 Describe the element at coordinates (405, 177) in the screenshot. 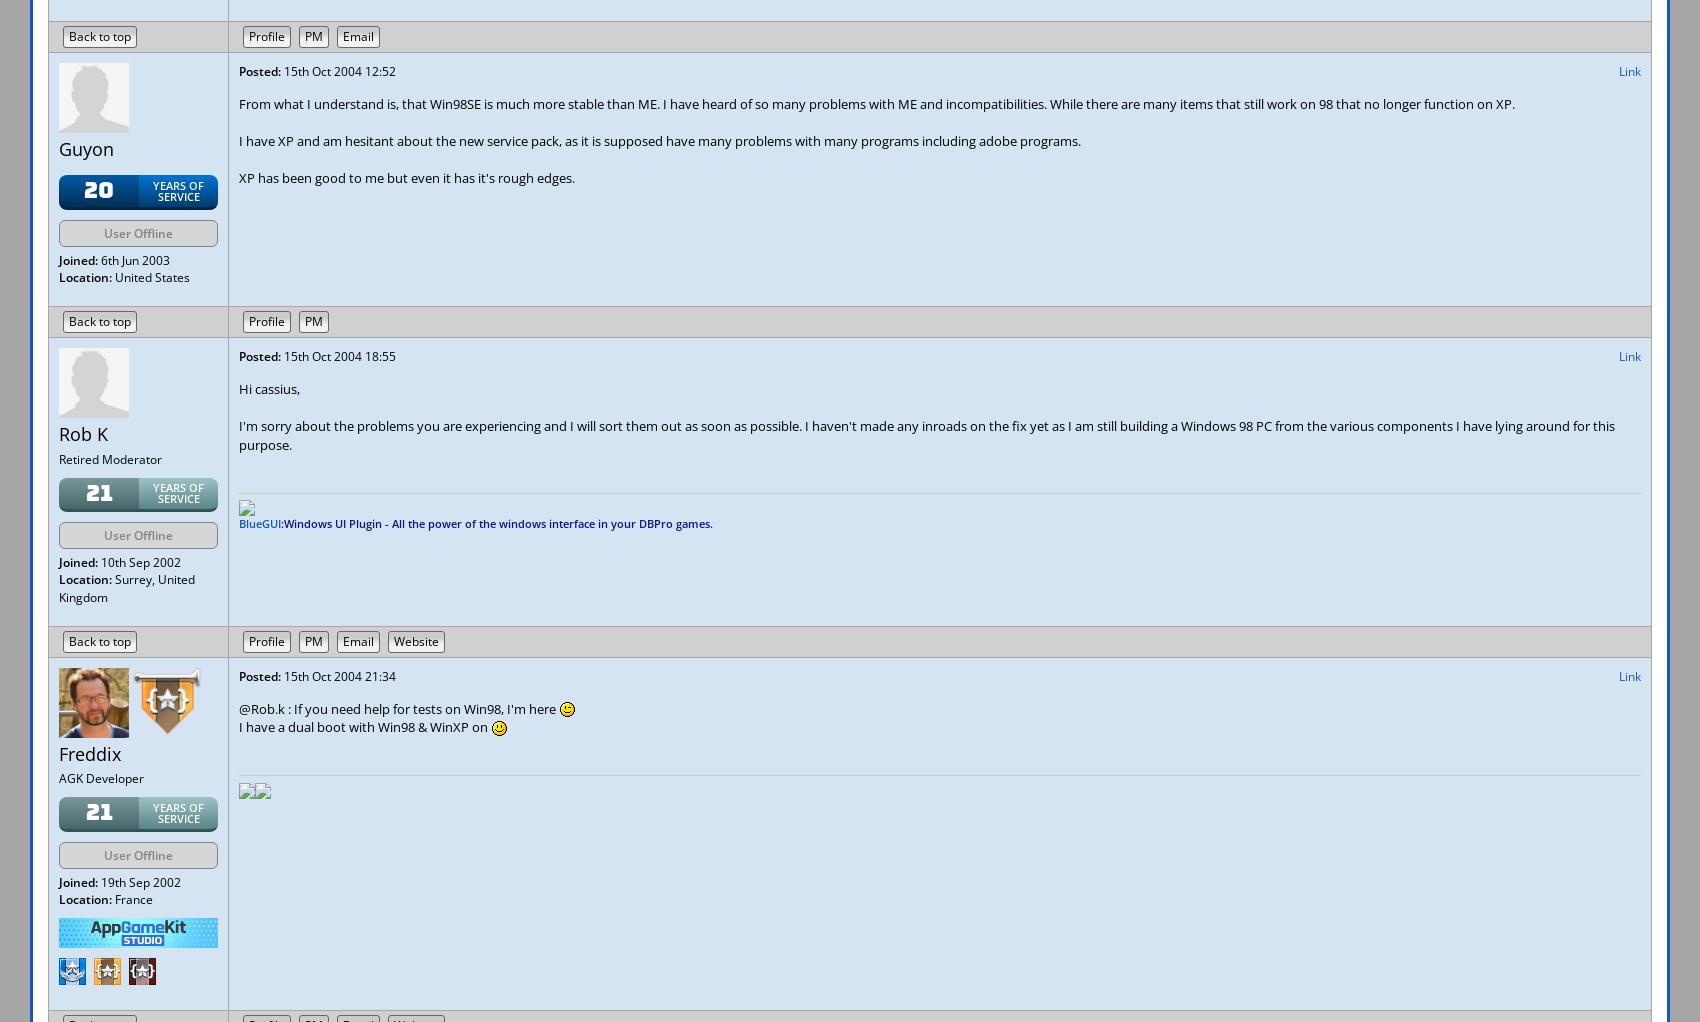

I see `'XP has been good to me but even it has it's rough edges.'` at that location.